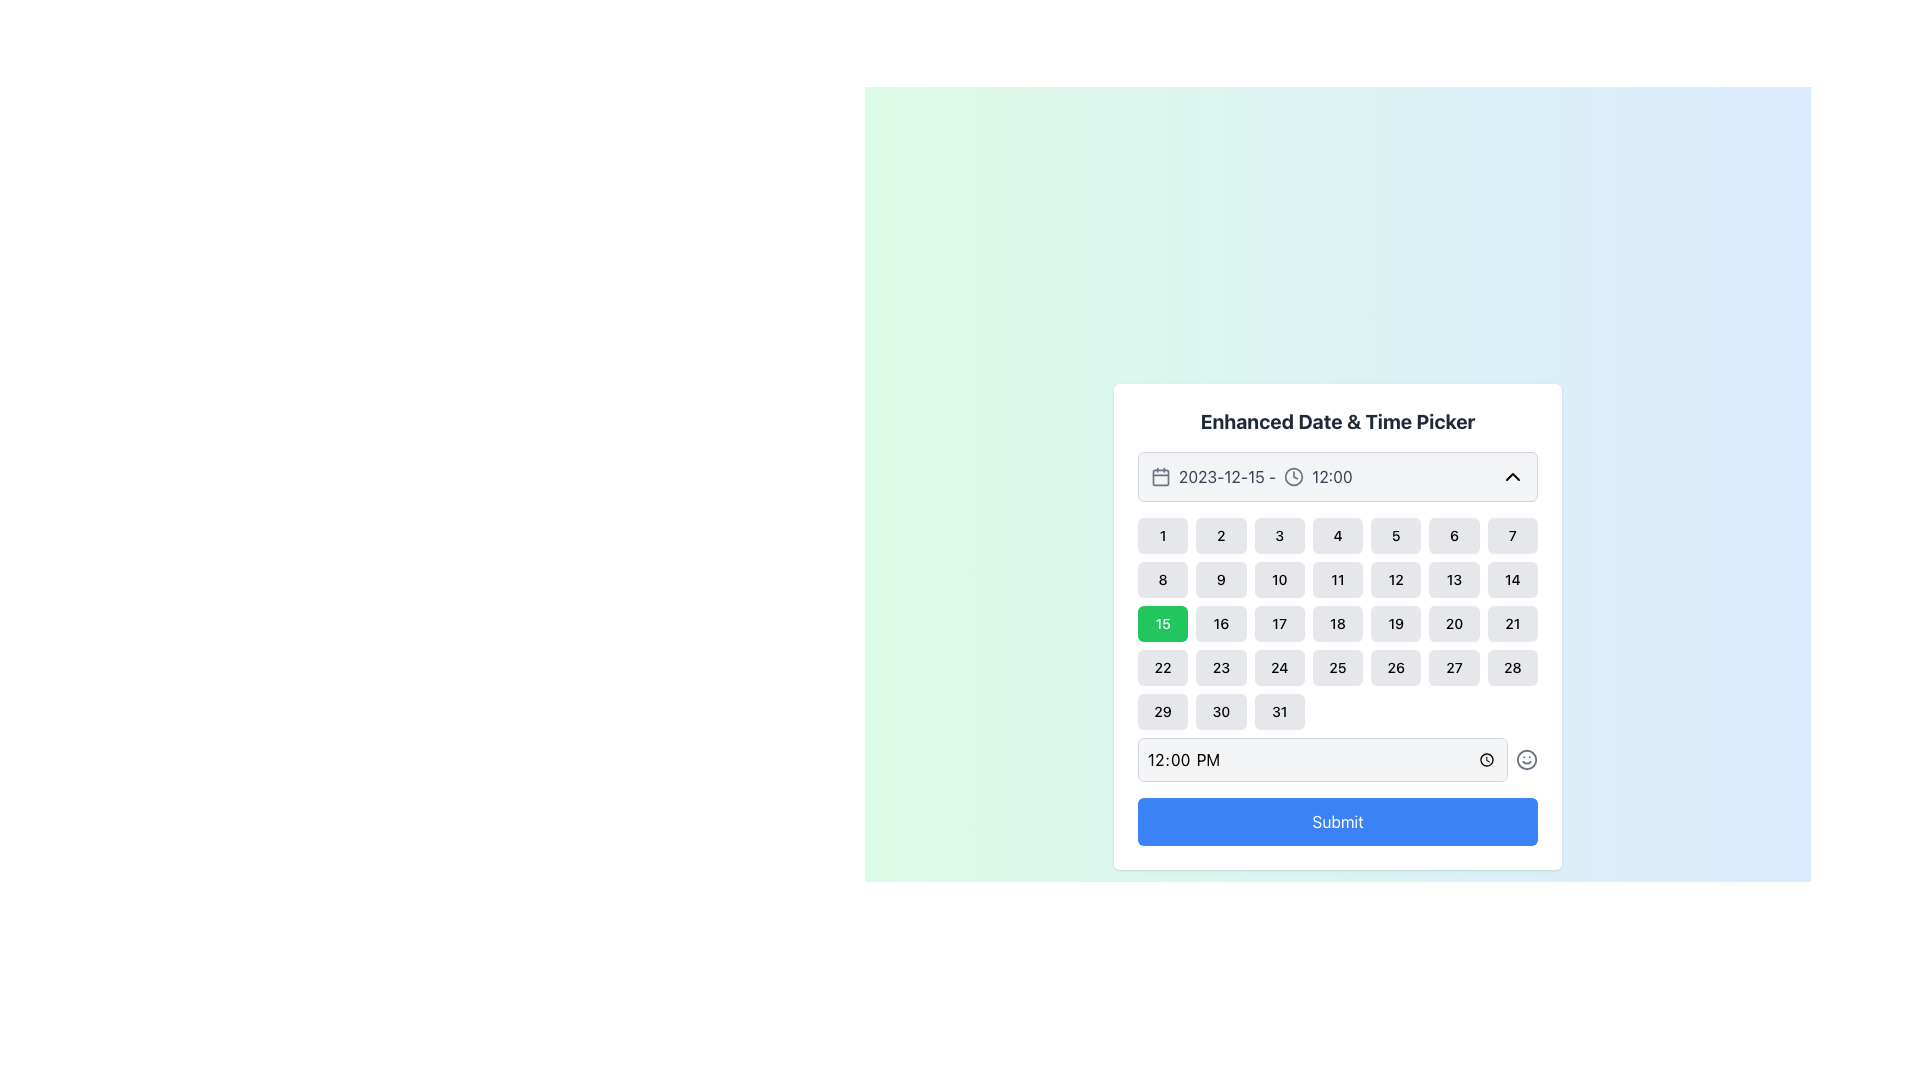 This screenshot has width=1920, height=1080. What do you see at coordinates (1220, 623) in the screenshot?
I see `the square button labeled '16' with a light gray background and rounded borders to highlight it` at bounding box center [1220, 623].